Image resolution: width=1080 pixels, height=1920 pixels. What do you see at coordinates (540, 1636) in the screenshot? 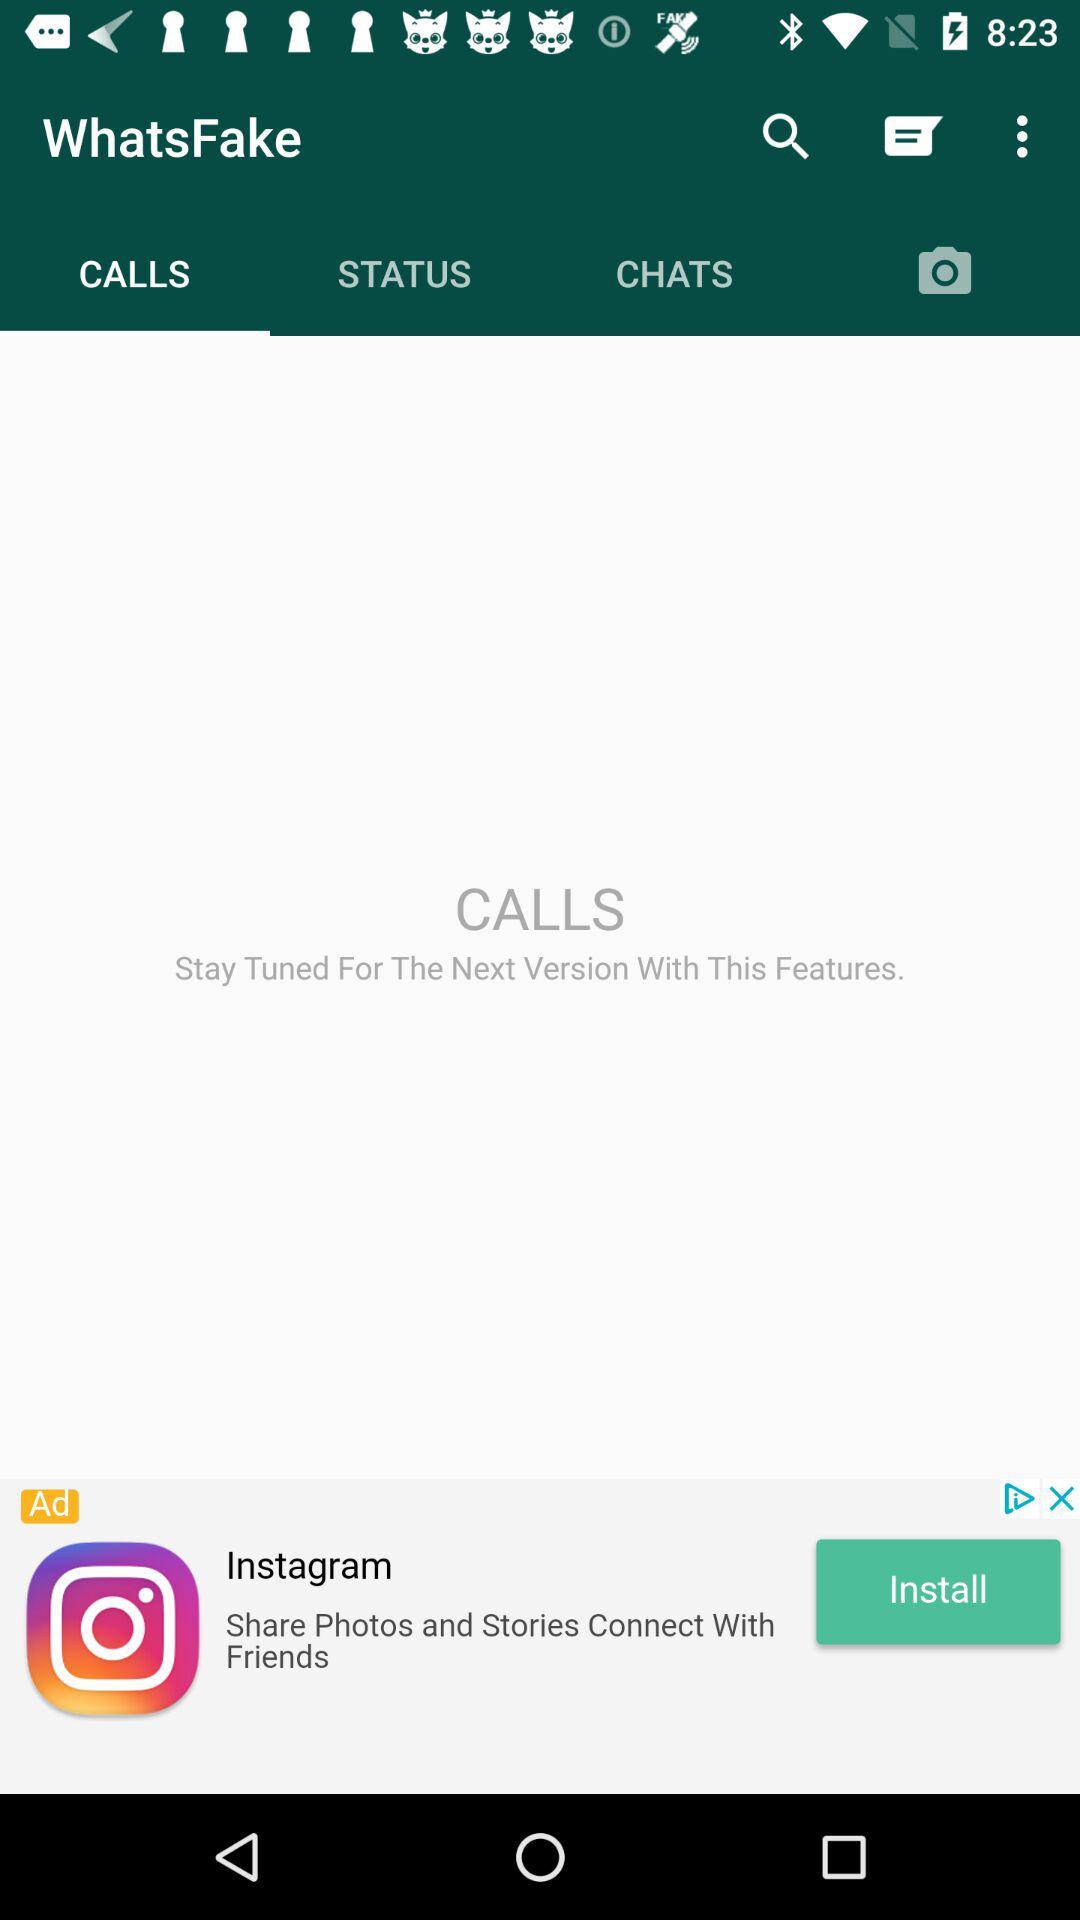
I see `share the article` at bounding box center [540, 1636].